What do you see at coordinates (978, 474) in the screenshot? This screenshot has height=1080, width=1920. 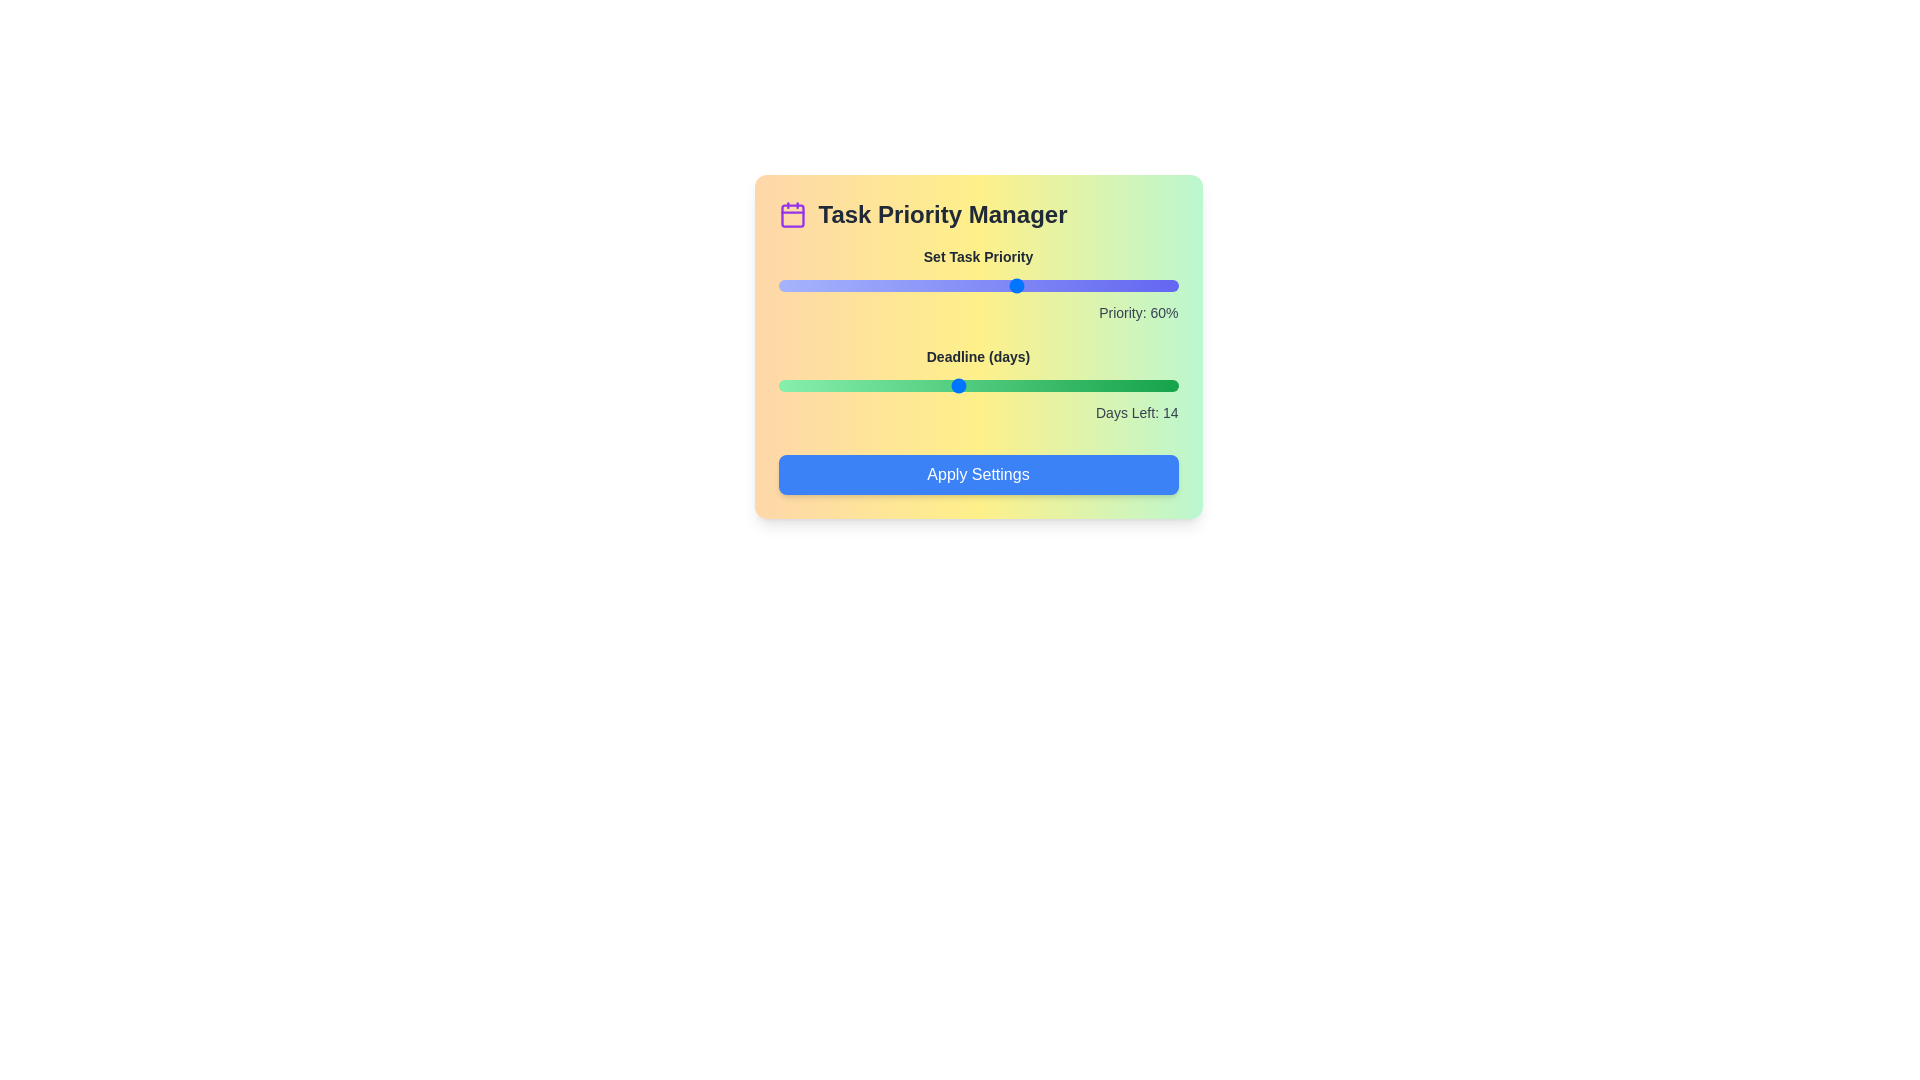 I see `'Apply Settings' button to apply the configured settings` at bounding box center [978, 474].